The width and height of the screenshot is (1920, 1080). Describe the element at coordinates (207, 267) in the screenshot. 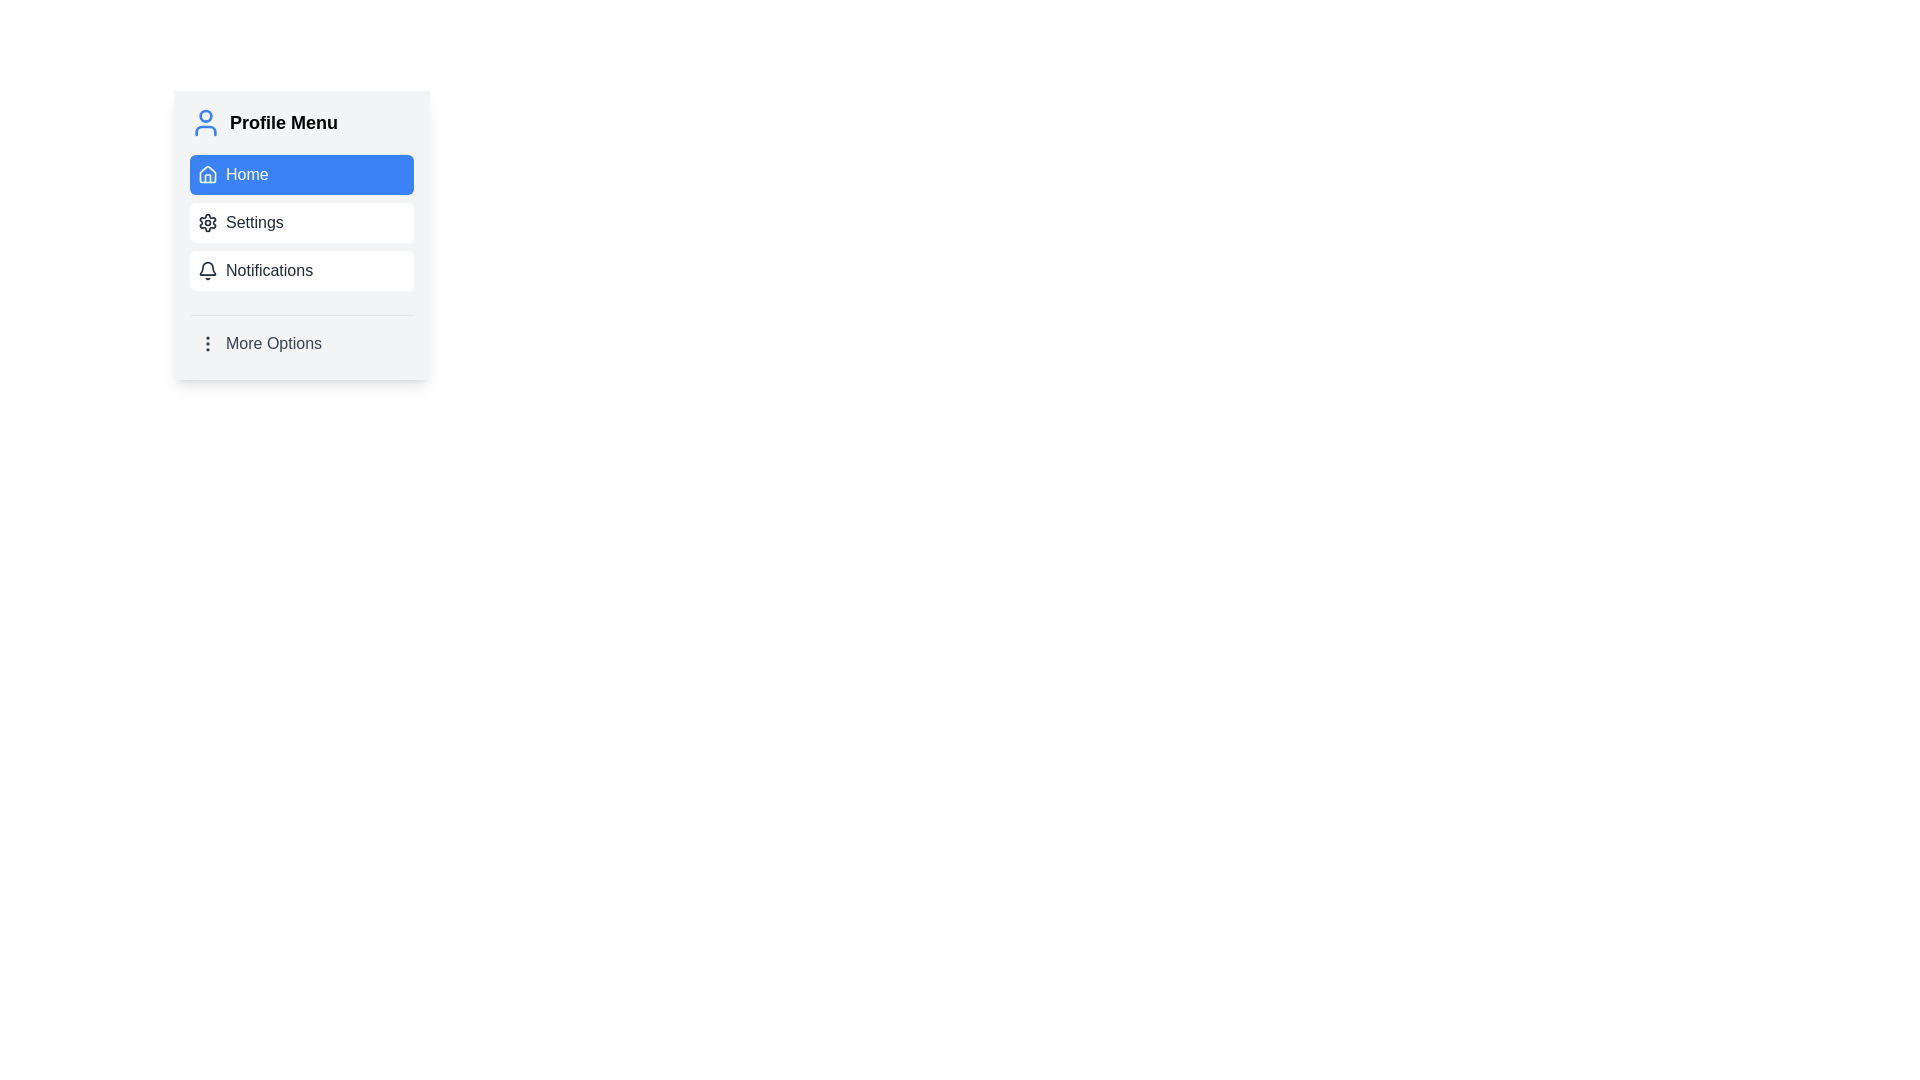

I see `the bell-shaped notification icon located to the left of the 'Notifications' text in the profile menu` at that location.